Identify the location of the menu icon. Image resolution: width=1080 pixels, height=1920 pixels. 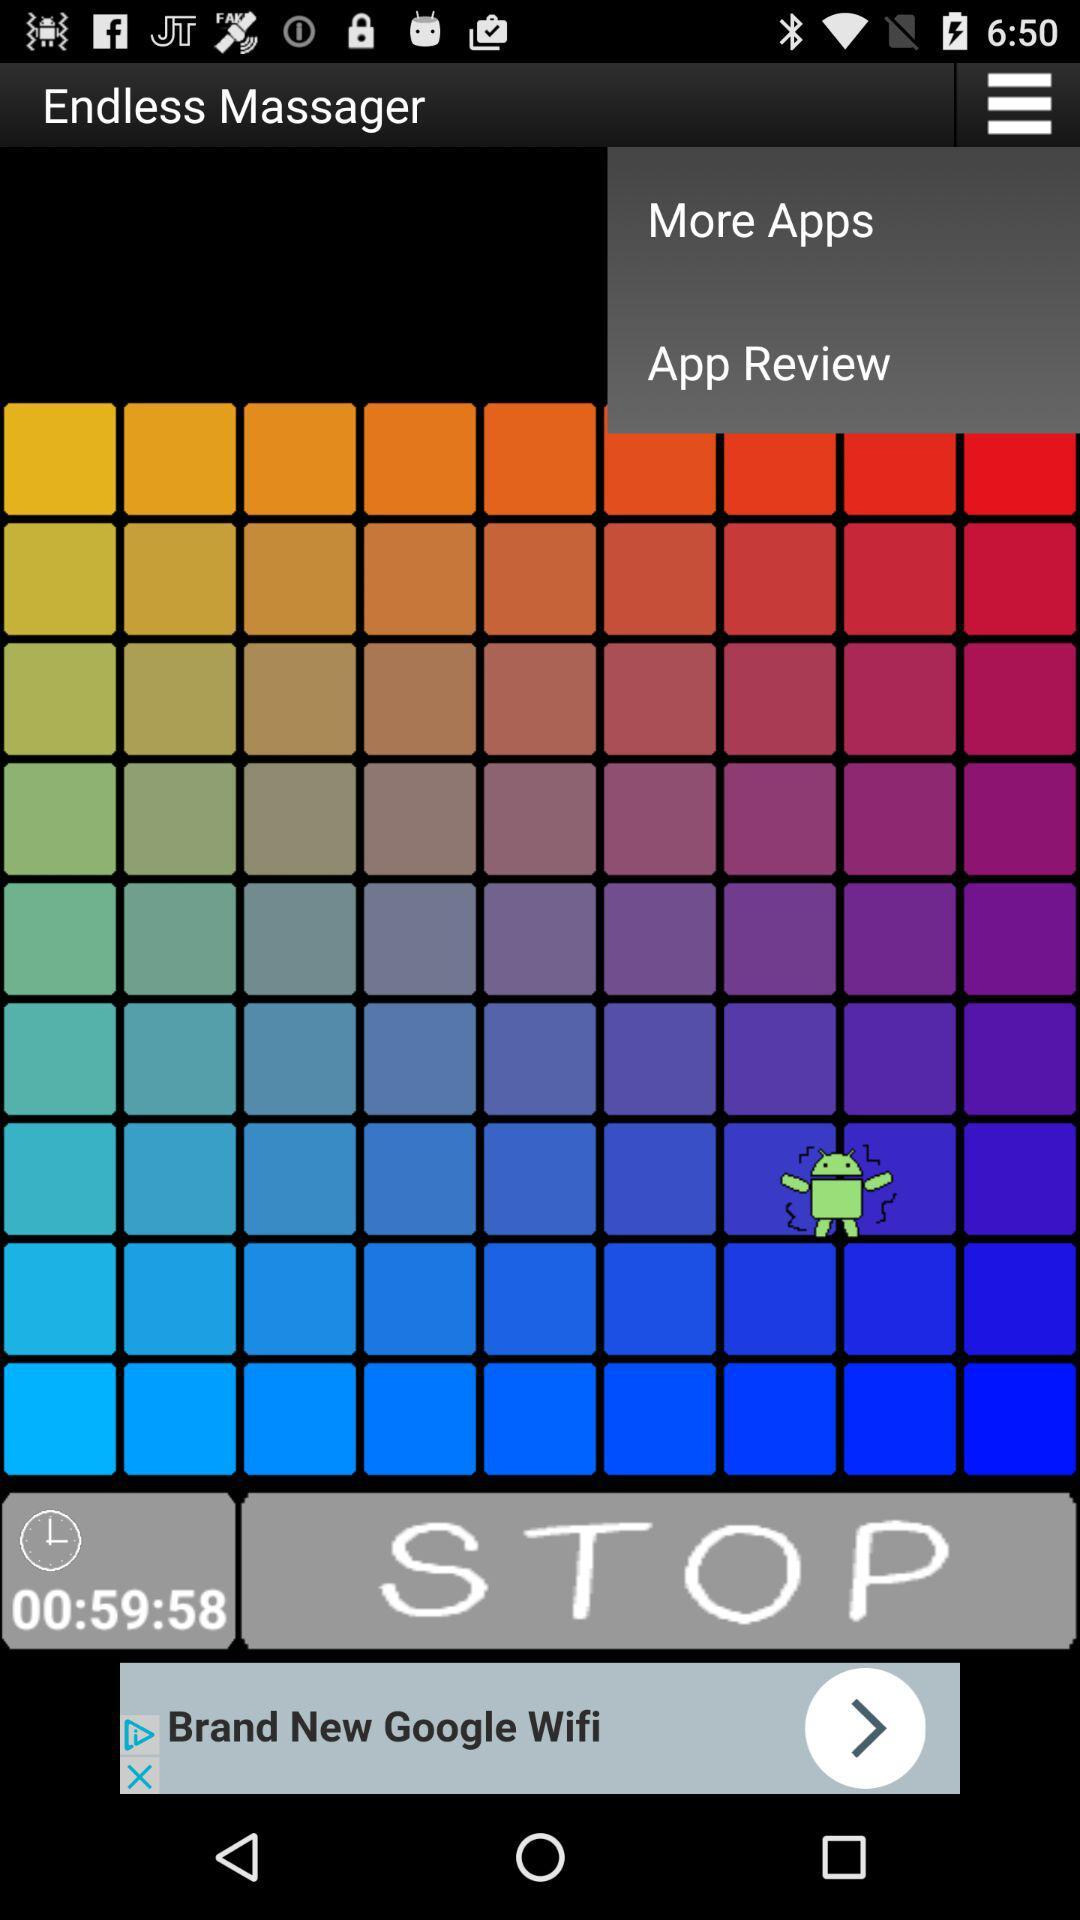
(1017, 111).